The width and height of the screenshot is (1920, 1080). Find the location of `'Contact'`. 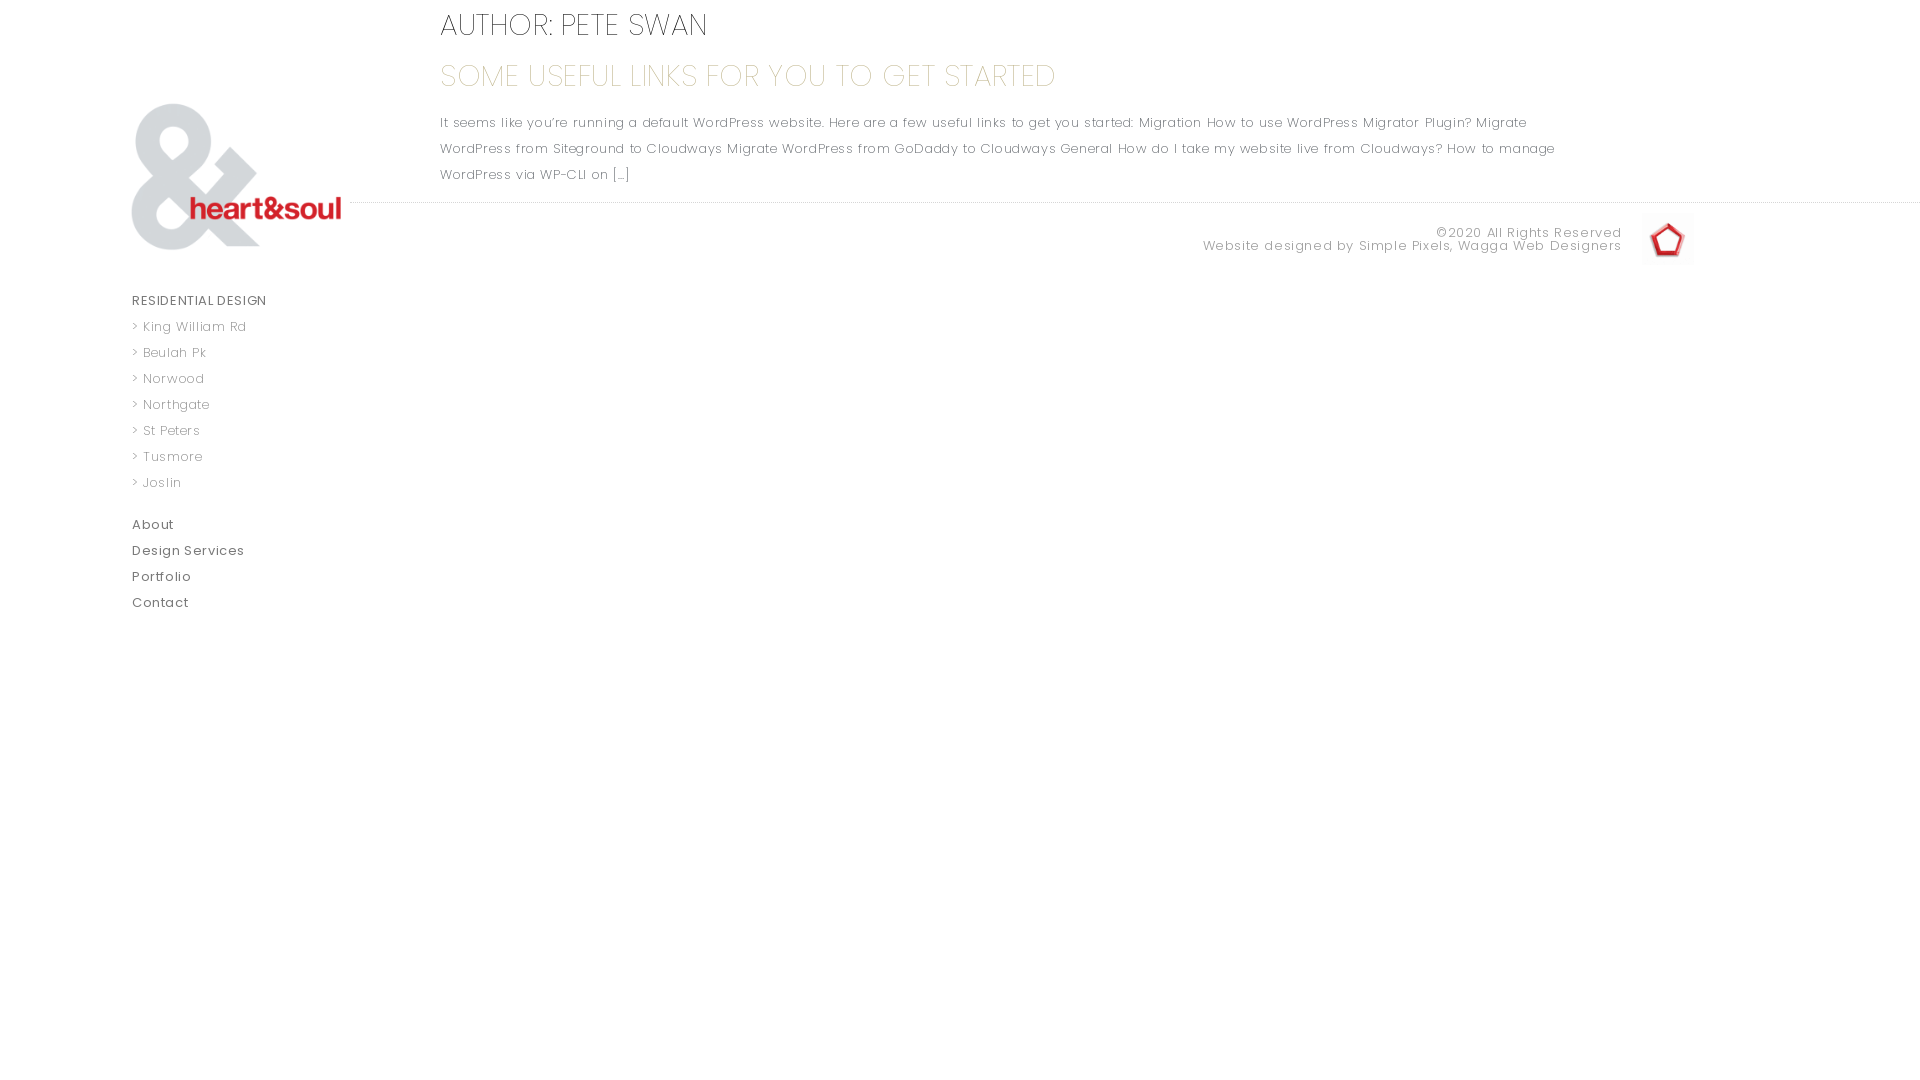

'Contact' is located at coordinates (240, 601).